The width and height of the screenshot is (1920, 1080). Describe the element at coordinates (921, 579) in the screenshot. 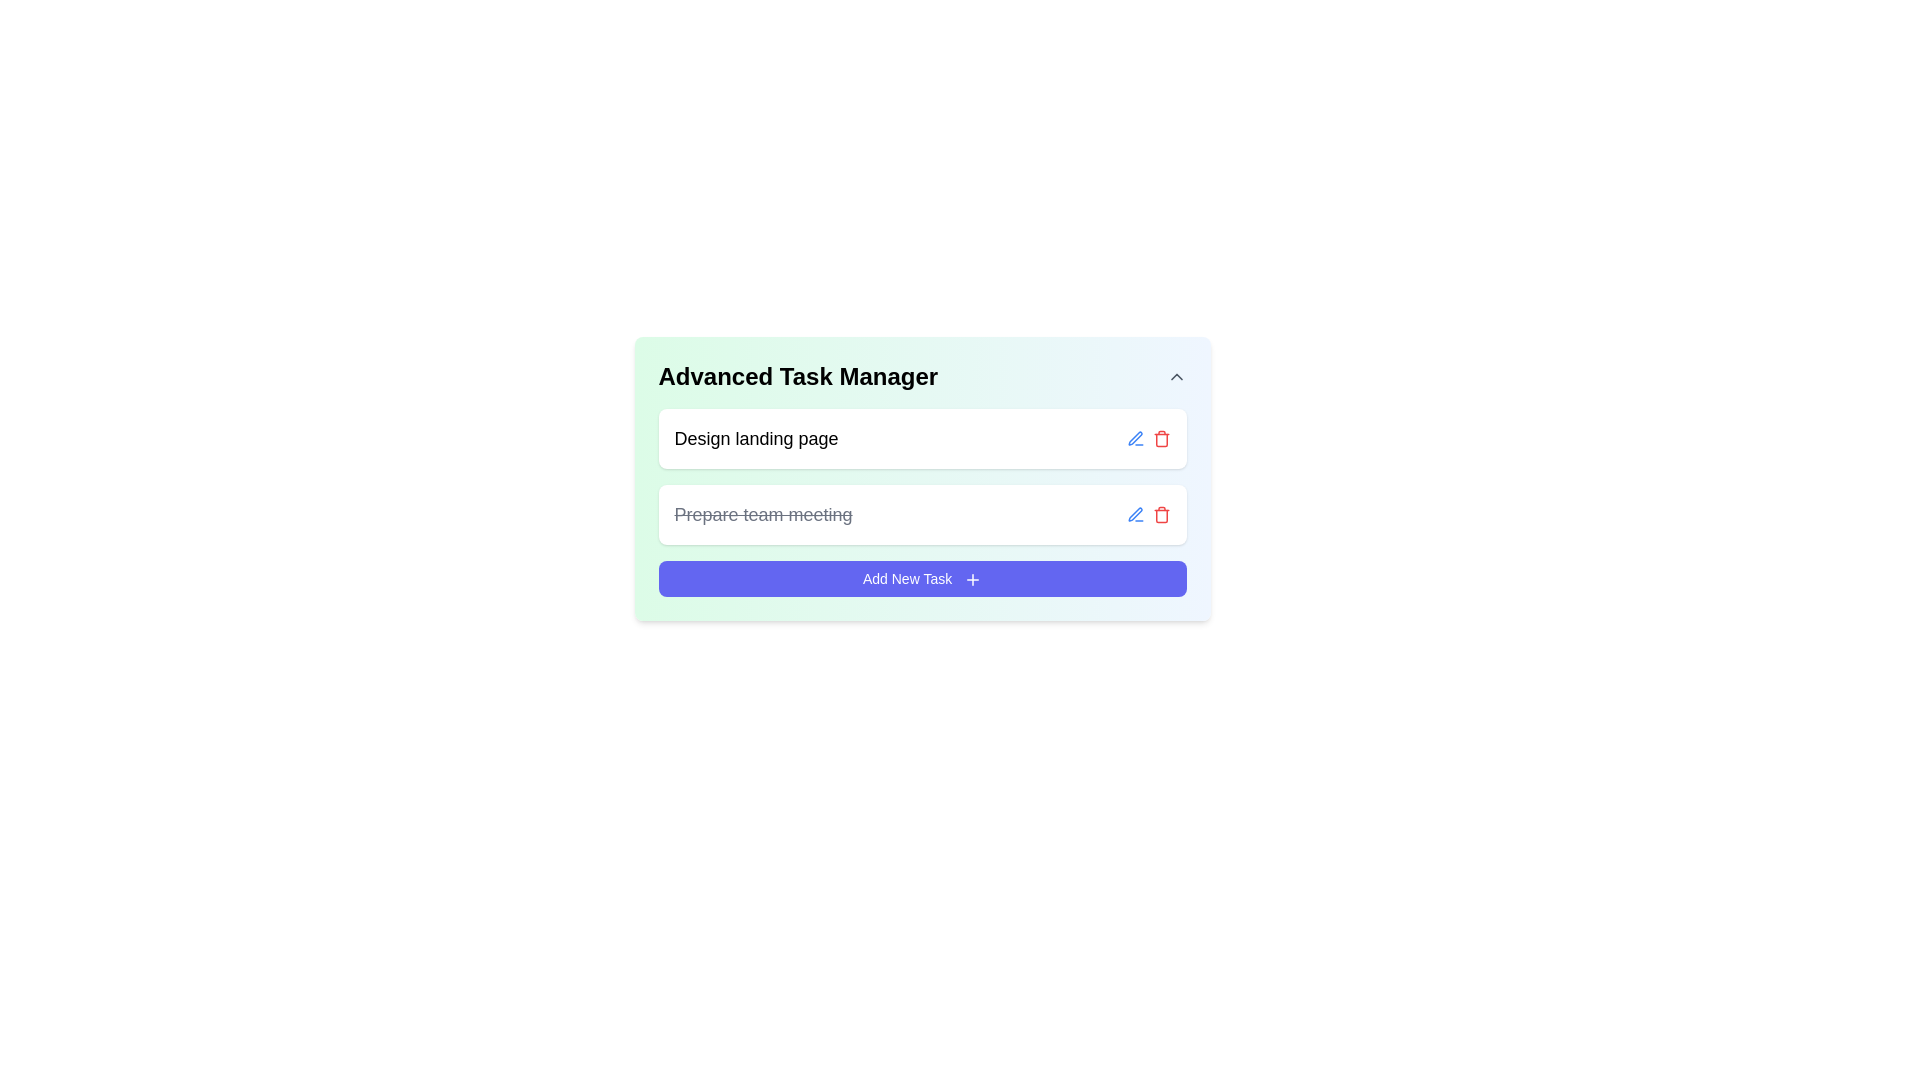

I see `the 'Add New Task' button, which is styled with white text on a blue background and includes a plus icon, located at the bottom of the card under the tasks 'Design landing page' and 'Prepare team meeting.'` at that location.